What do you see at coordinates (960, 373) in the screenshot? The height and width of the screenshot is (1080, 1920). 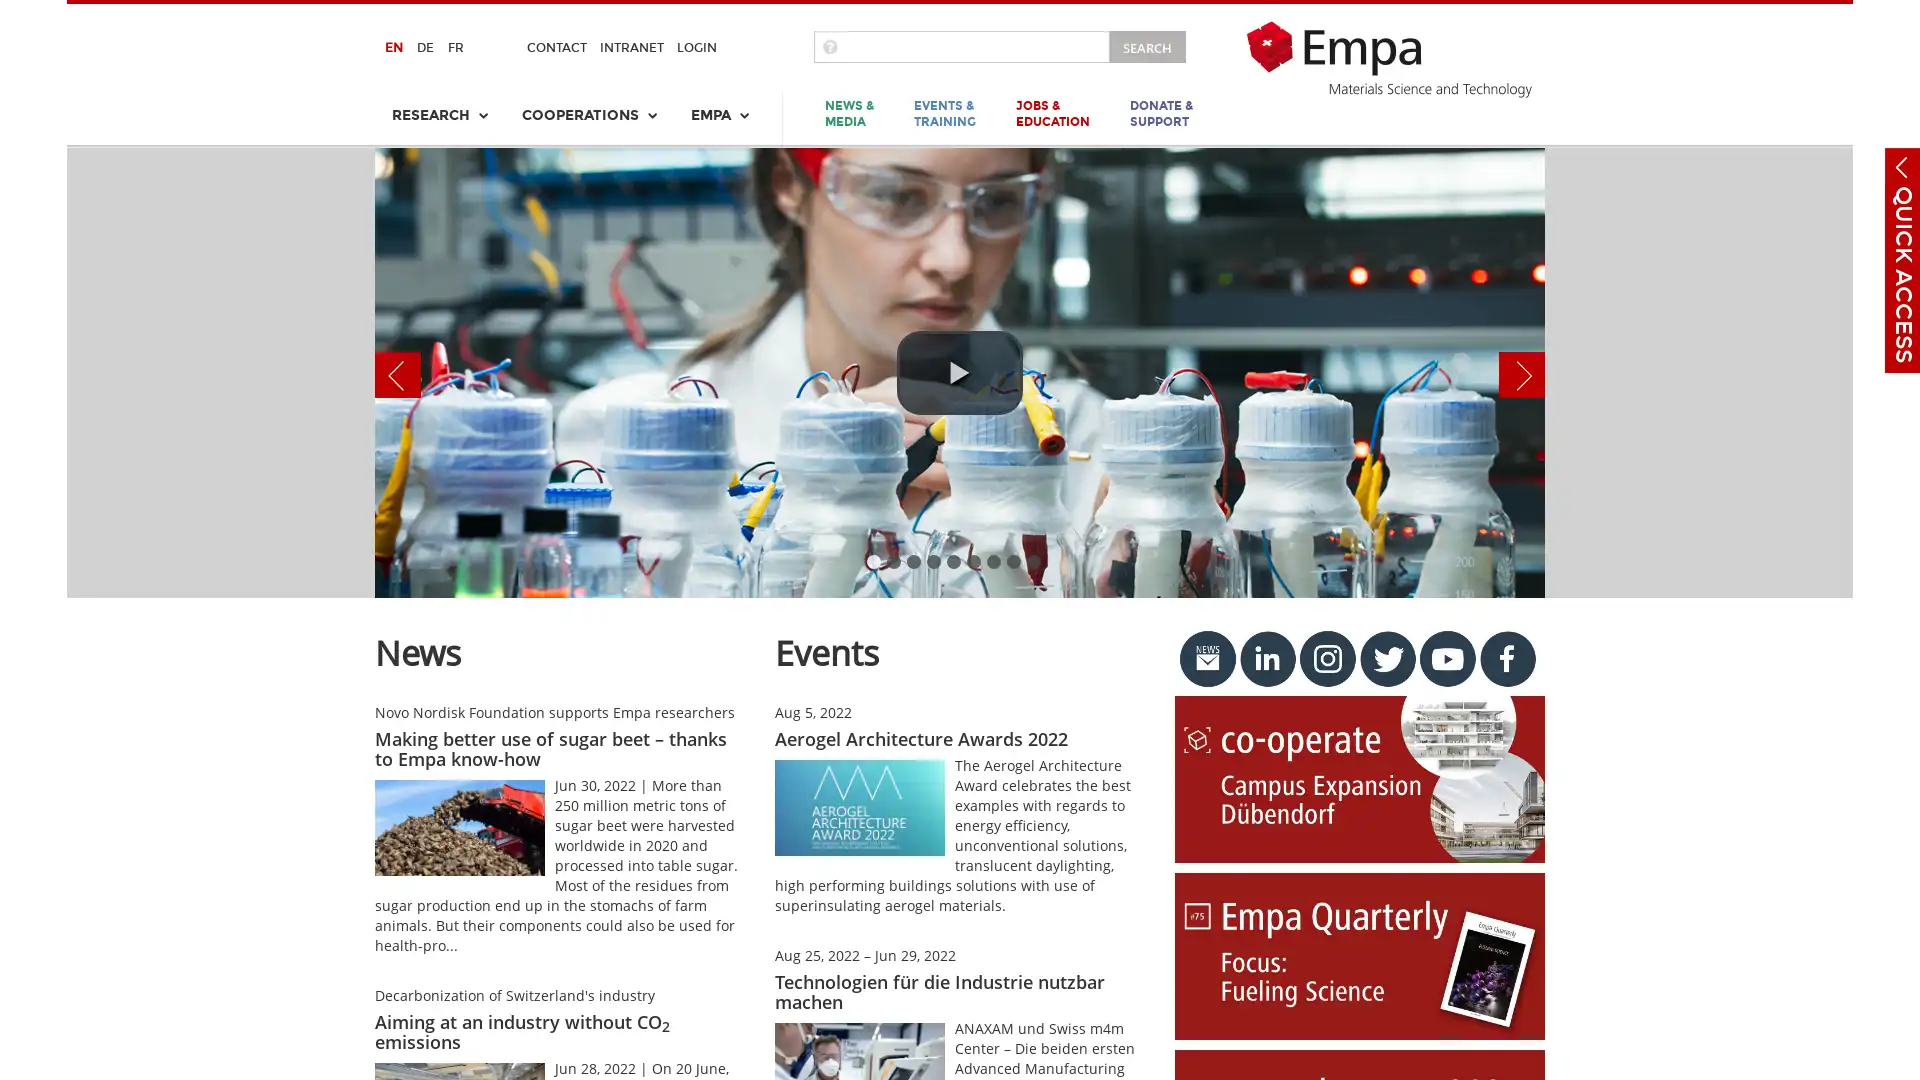 I see `play video` at bounding box center [960, 373].